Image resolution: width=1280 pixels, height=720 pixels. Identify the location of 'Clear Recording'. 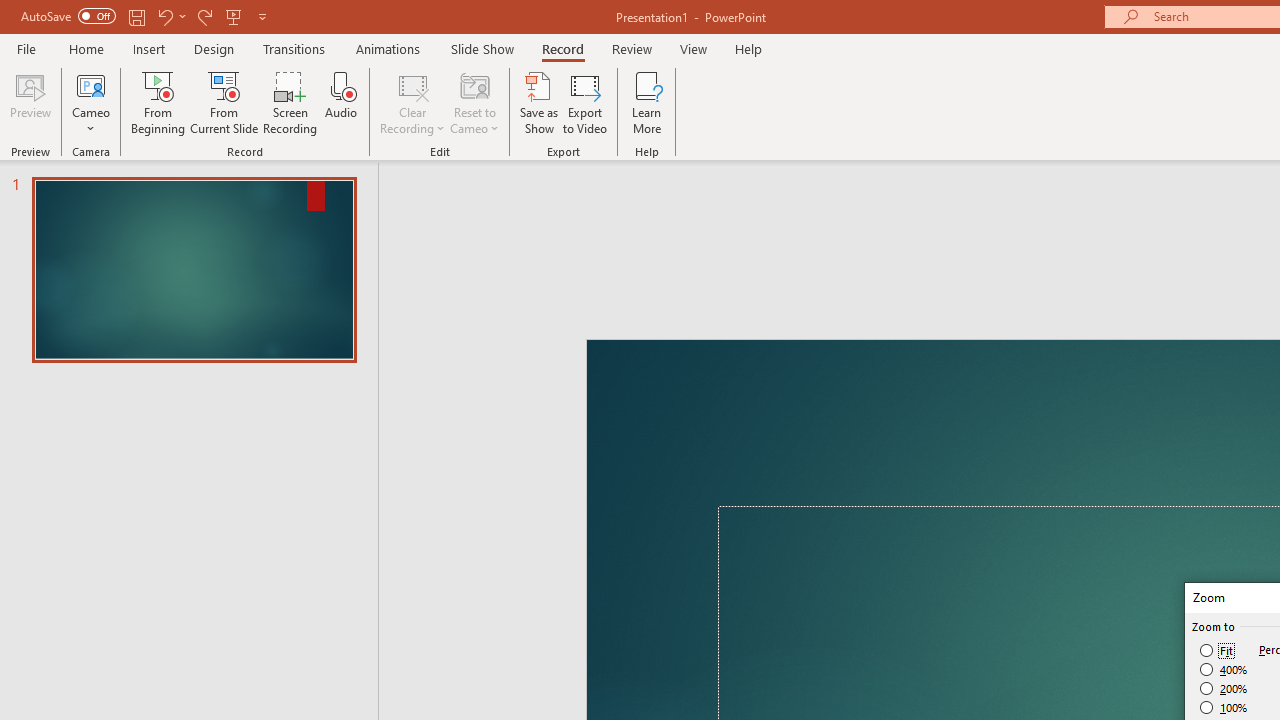
(411, 103).